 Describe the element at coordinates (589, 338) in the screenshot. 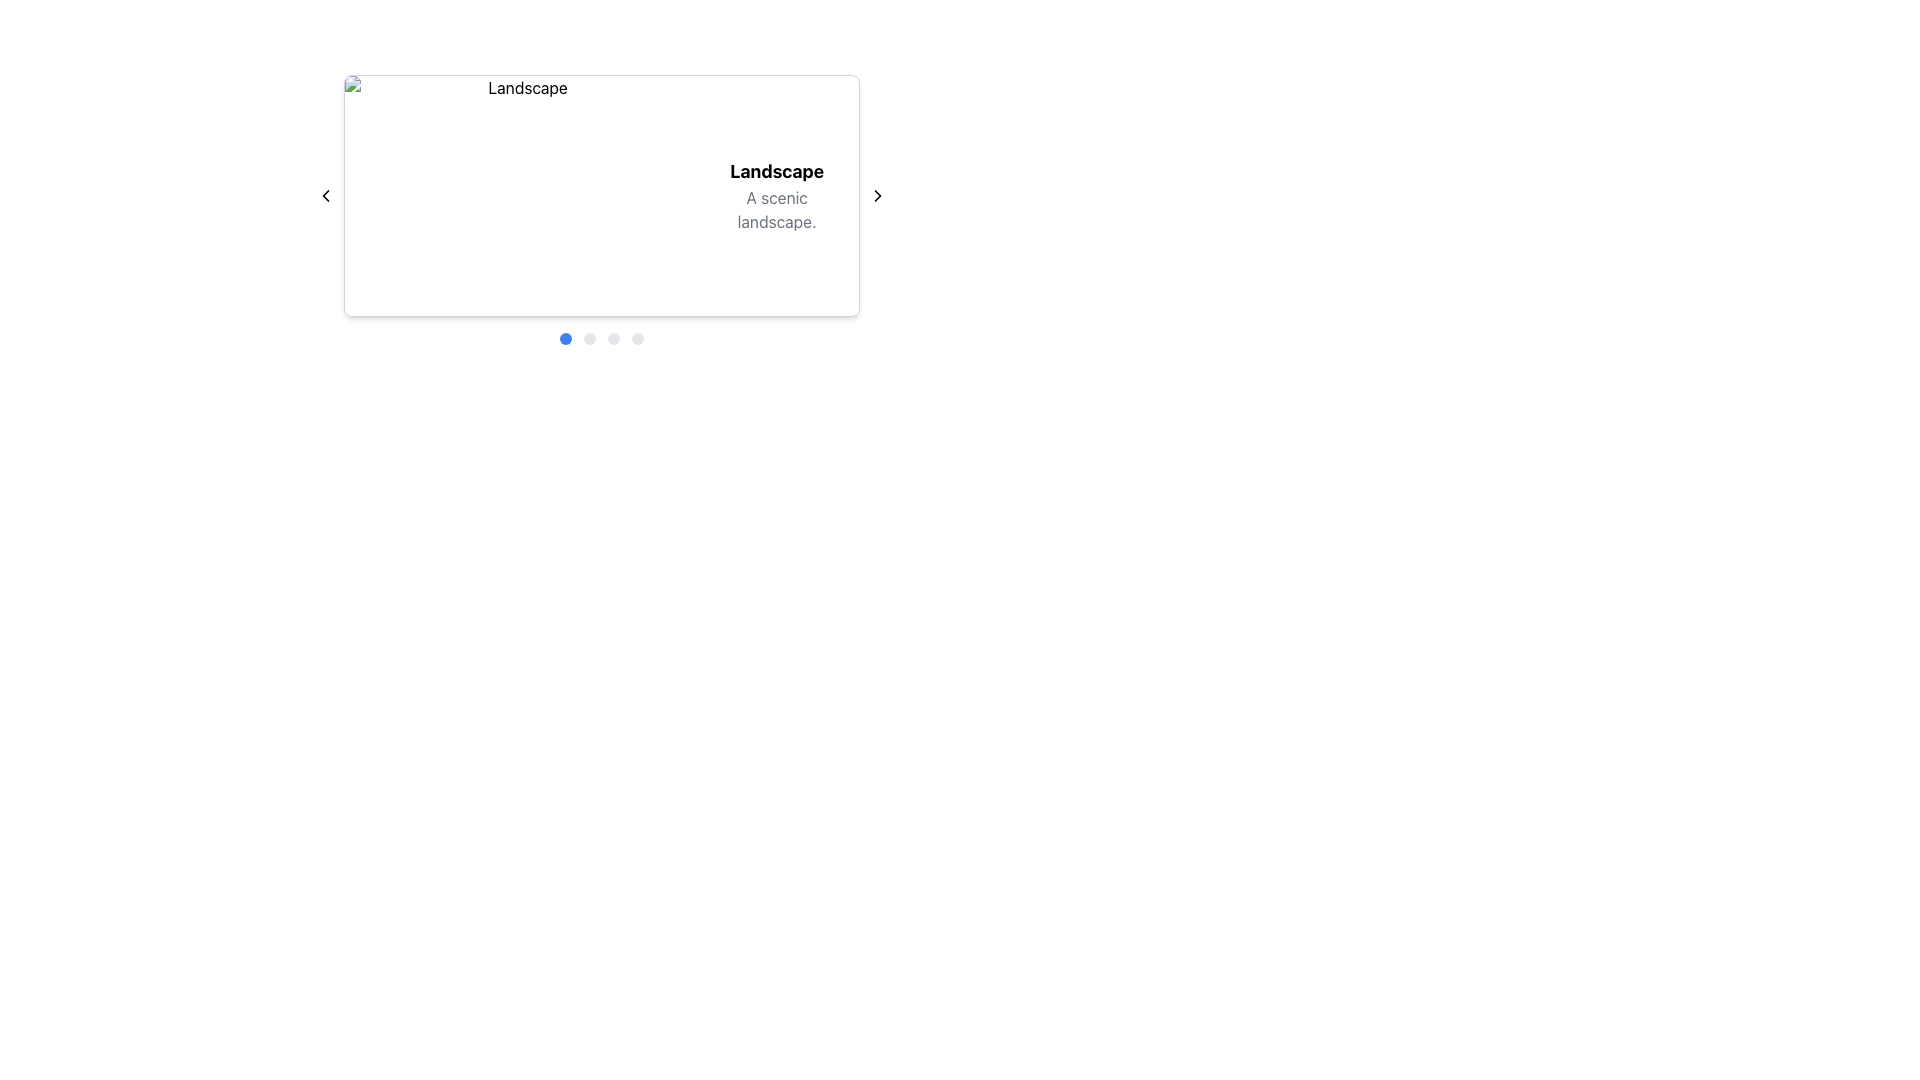

I see `the gray circular indicator dot, which is the second in a series of four dots located below a content card` at that location.